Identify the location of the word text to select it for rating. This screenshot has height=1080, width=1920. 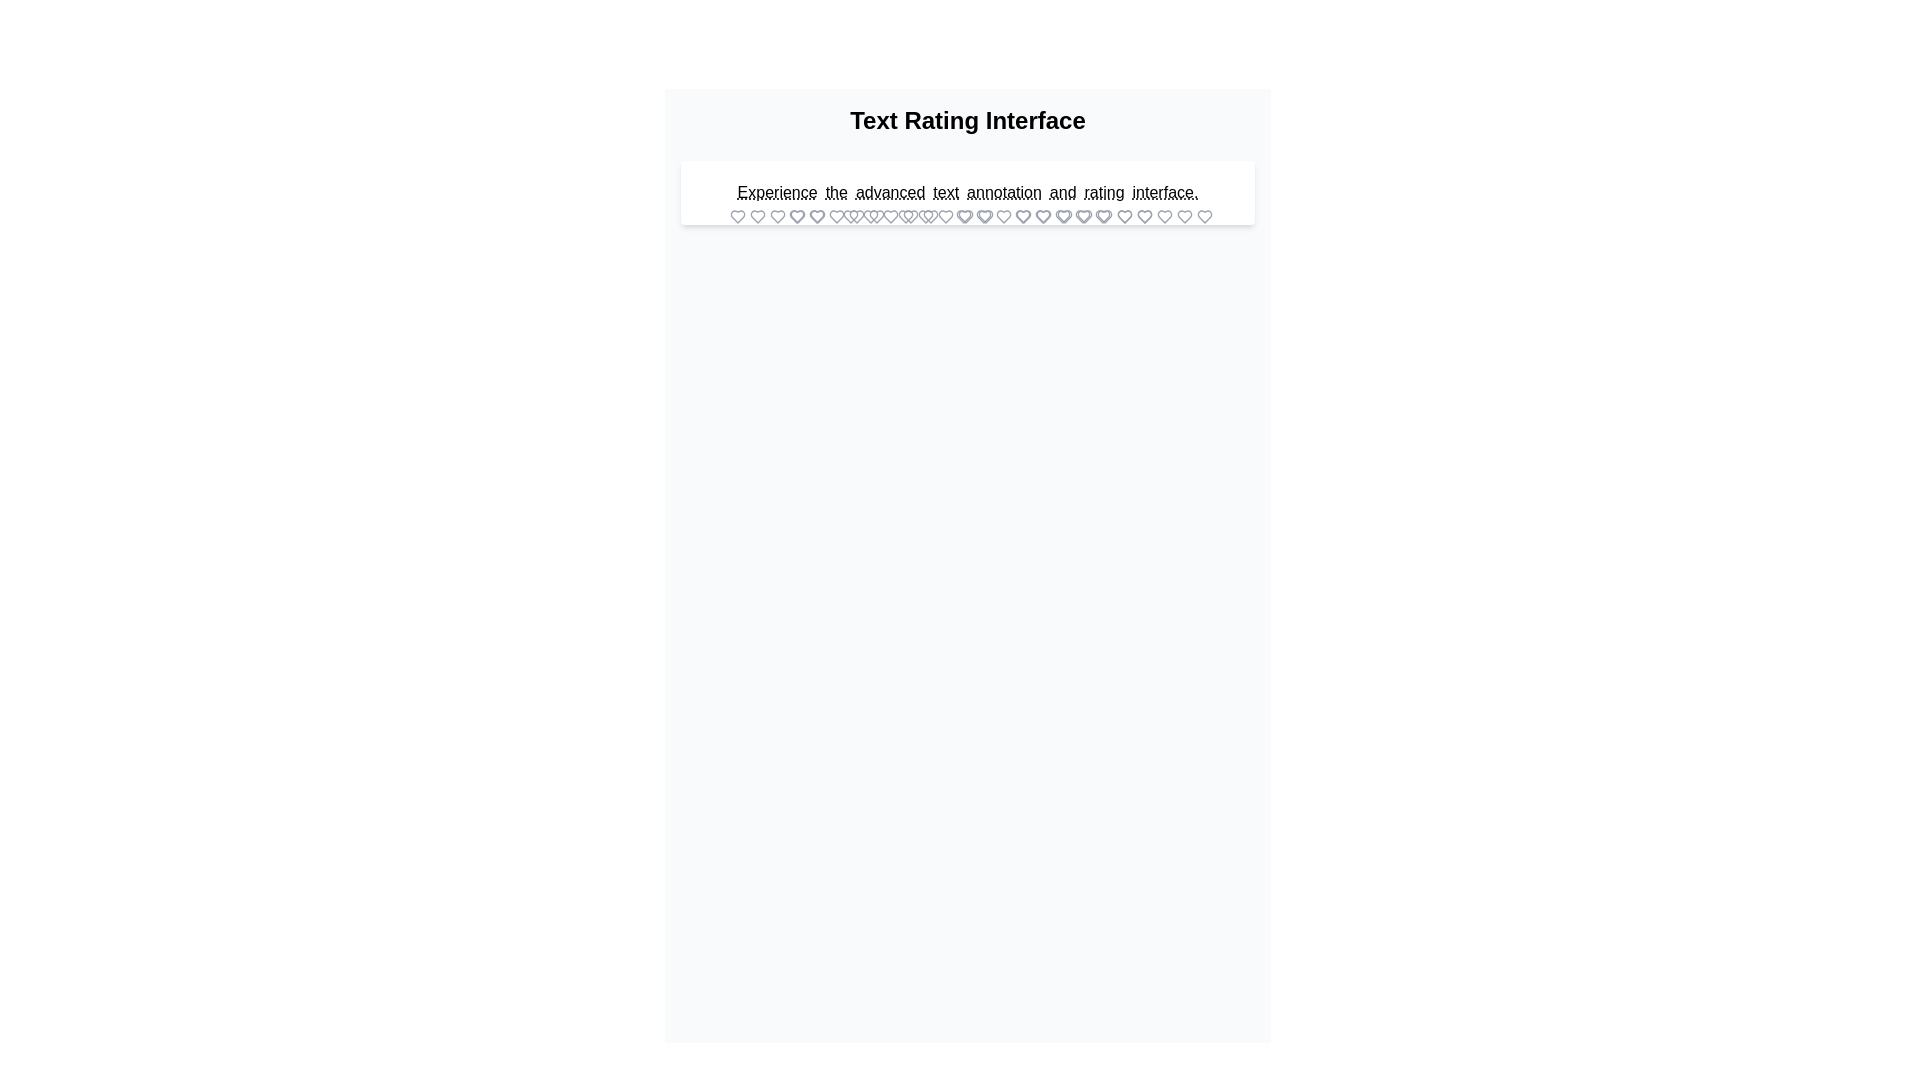
(945, 192).